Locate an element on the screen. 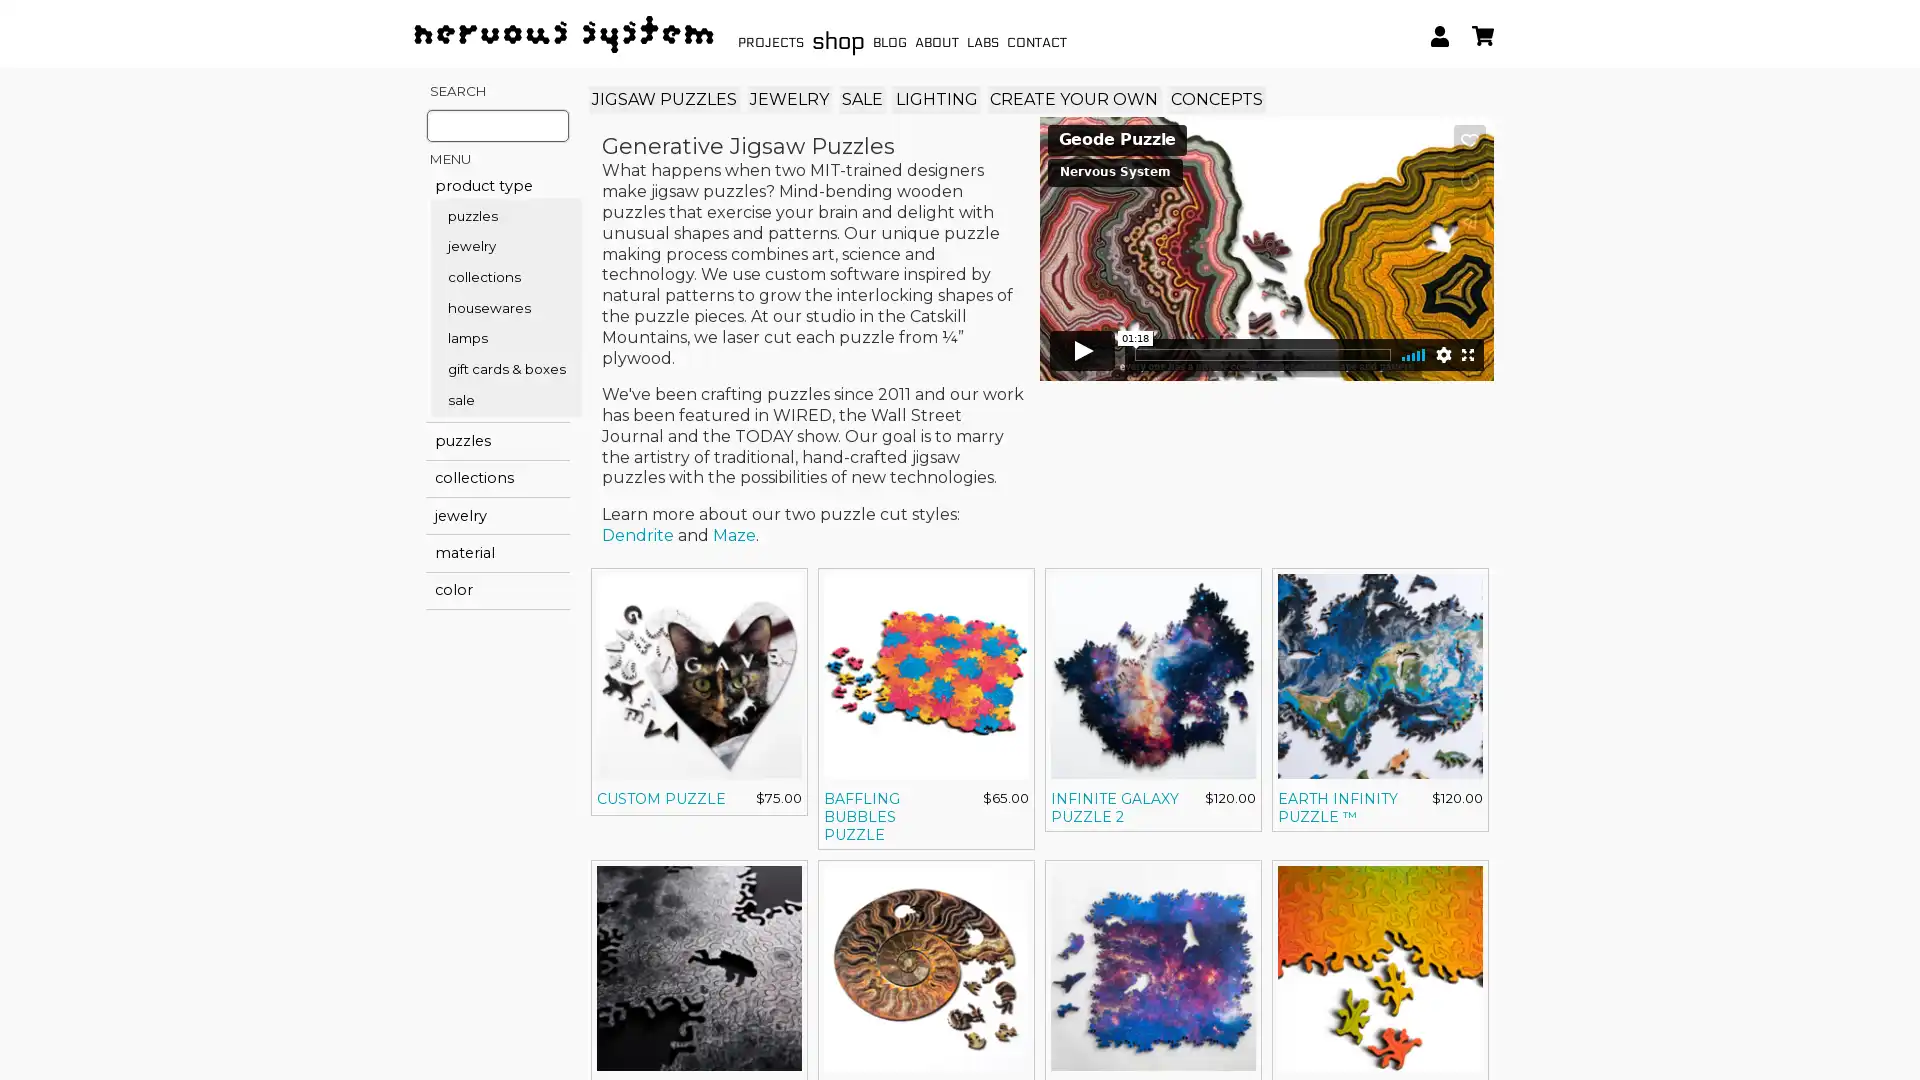 Image resolution: width=1920 pixels, height=1080 pixels. jewelry is located at coordinates (497, 514).